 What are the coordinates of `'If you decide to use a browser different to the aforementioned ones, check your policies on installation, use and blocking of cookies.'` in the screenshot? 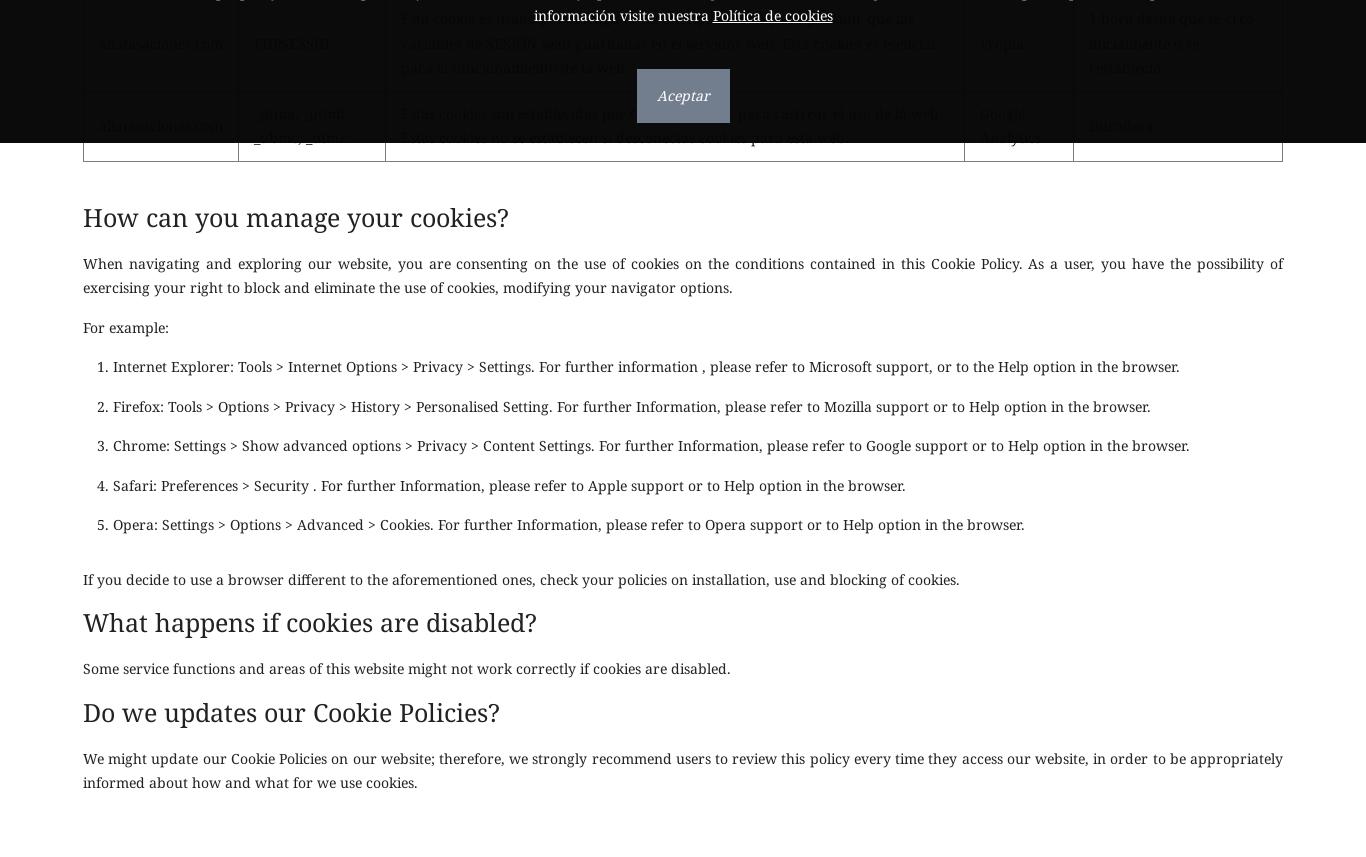 It's located at (521, 578).